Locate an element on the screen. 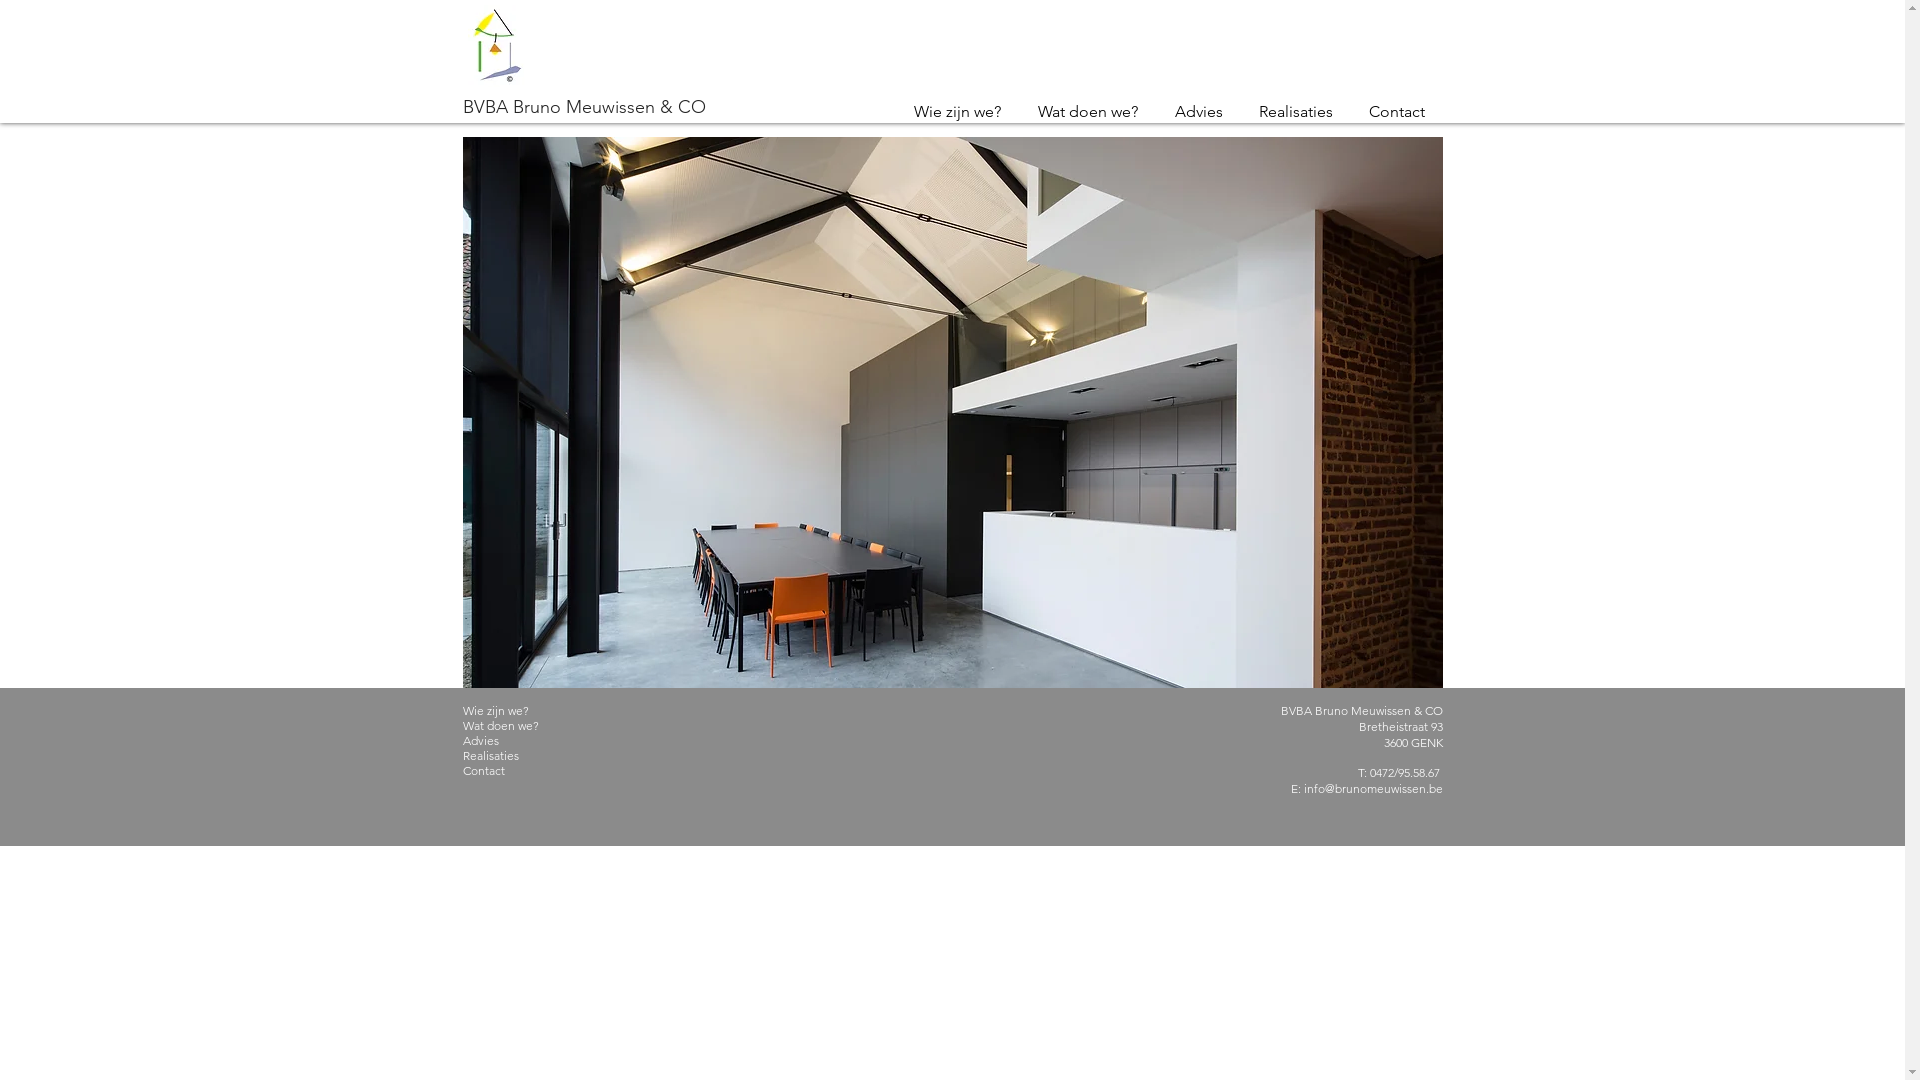  'Wat doen we?' is located at coordinates (1087, 111).